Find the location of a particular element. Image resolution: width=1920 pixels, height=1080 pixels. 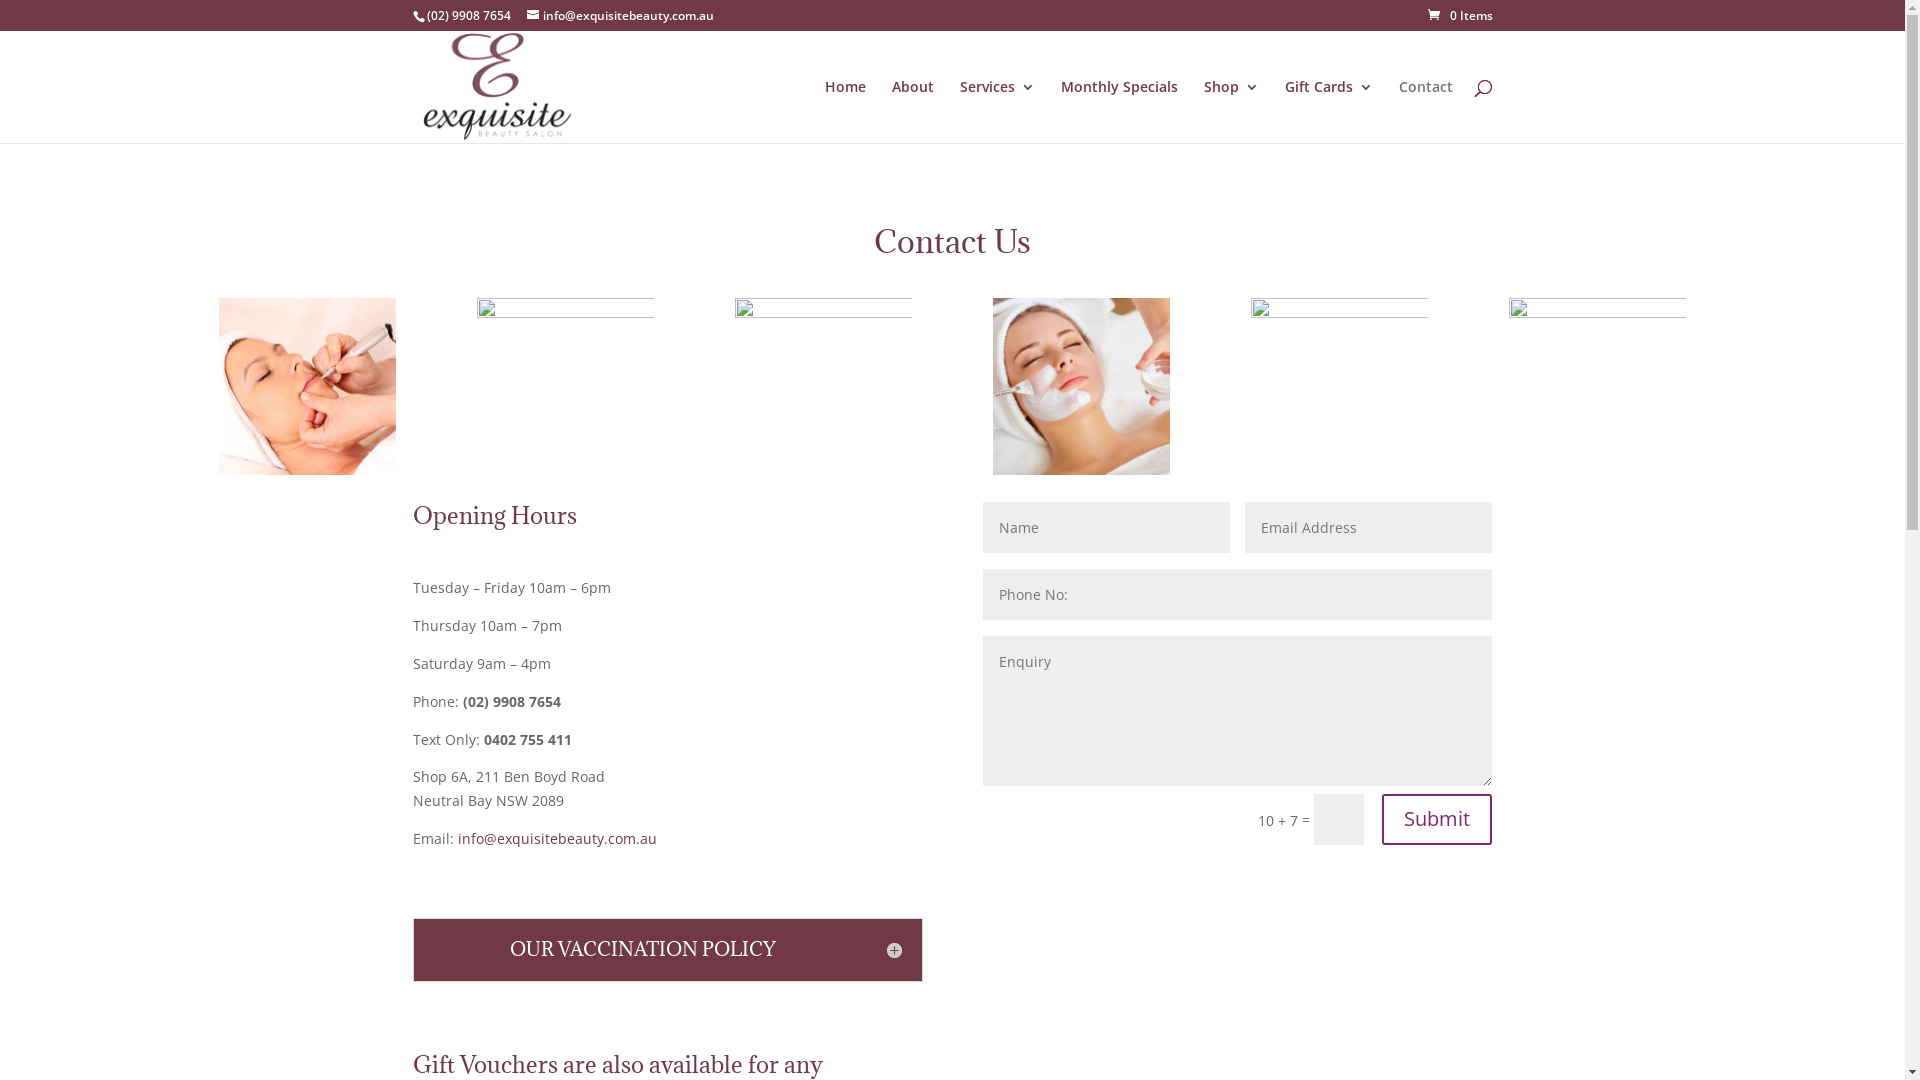

'info@exquisitebeauty.com.au' is located at coordinates (557, 838).